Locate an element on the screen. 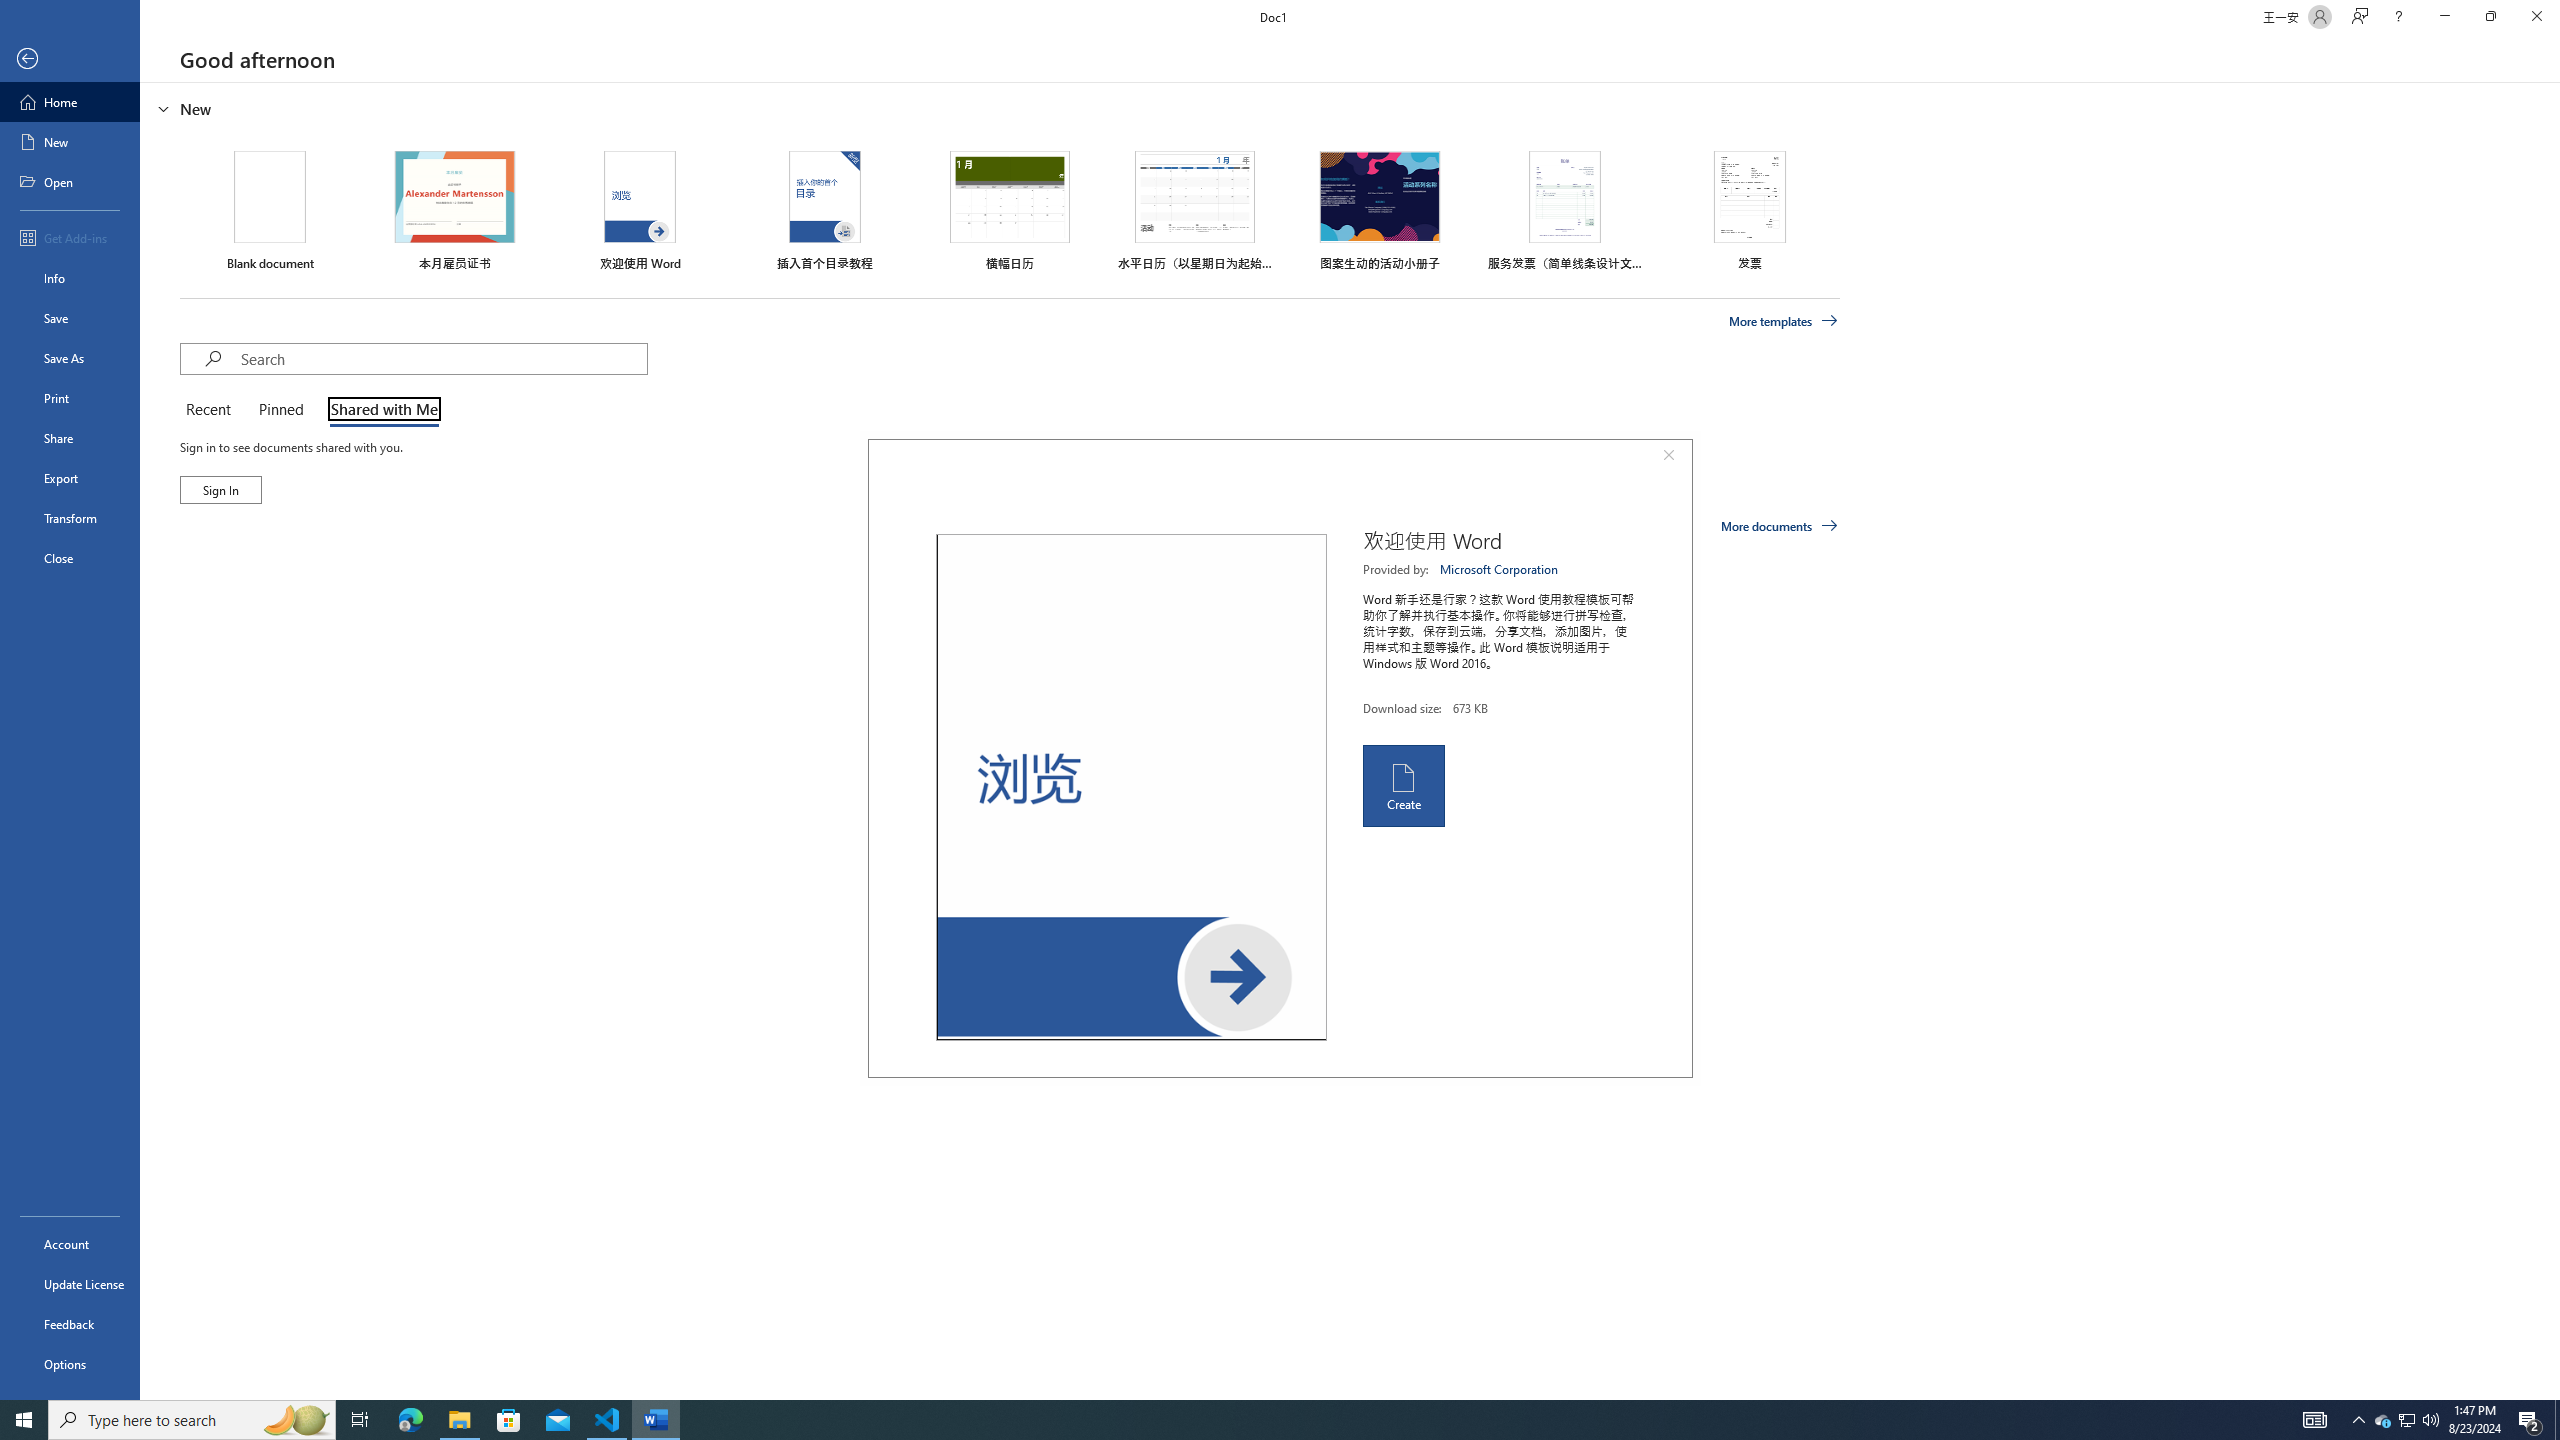  'Preview' is located at coordinates (1130, 786).